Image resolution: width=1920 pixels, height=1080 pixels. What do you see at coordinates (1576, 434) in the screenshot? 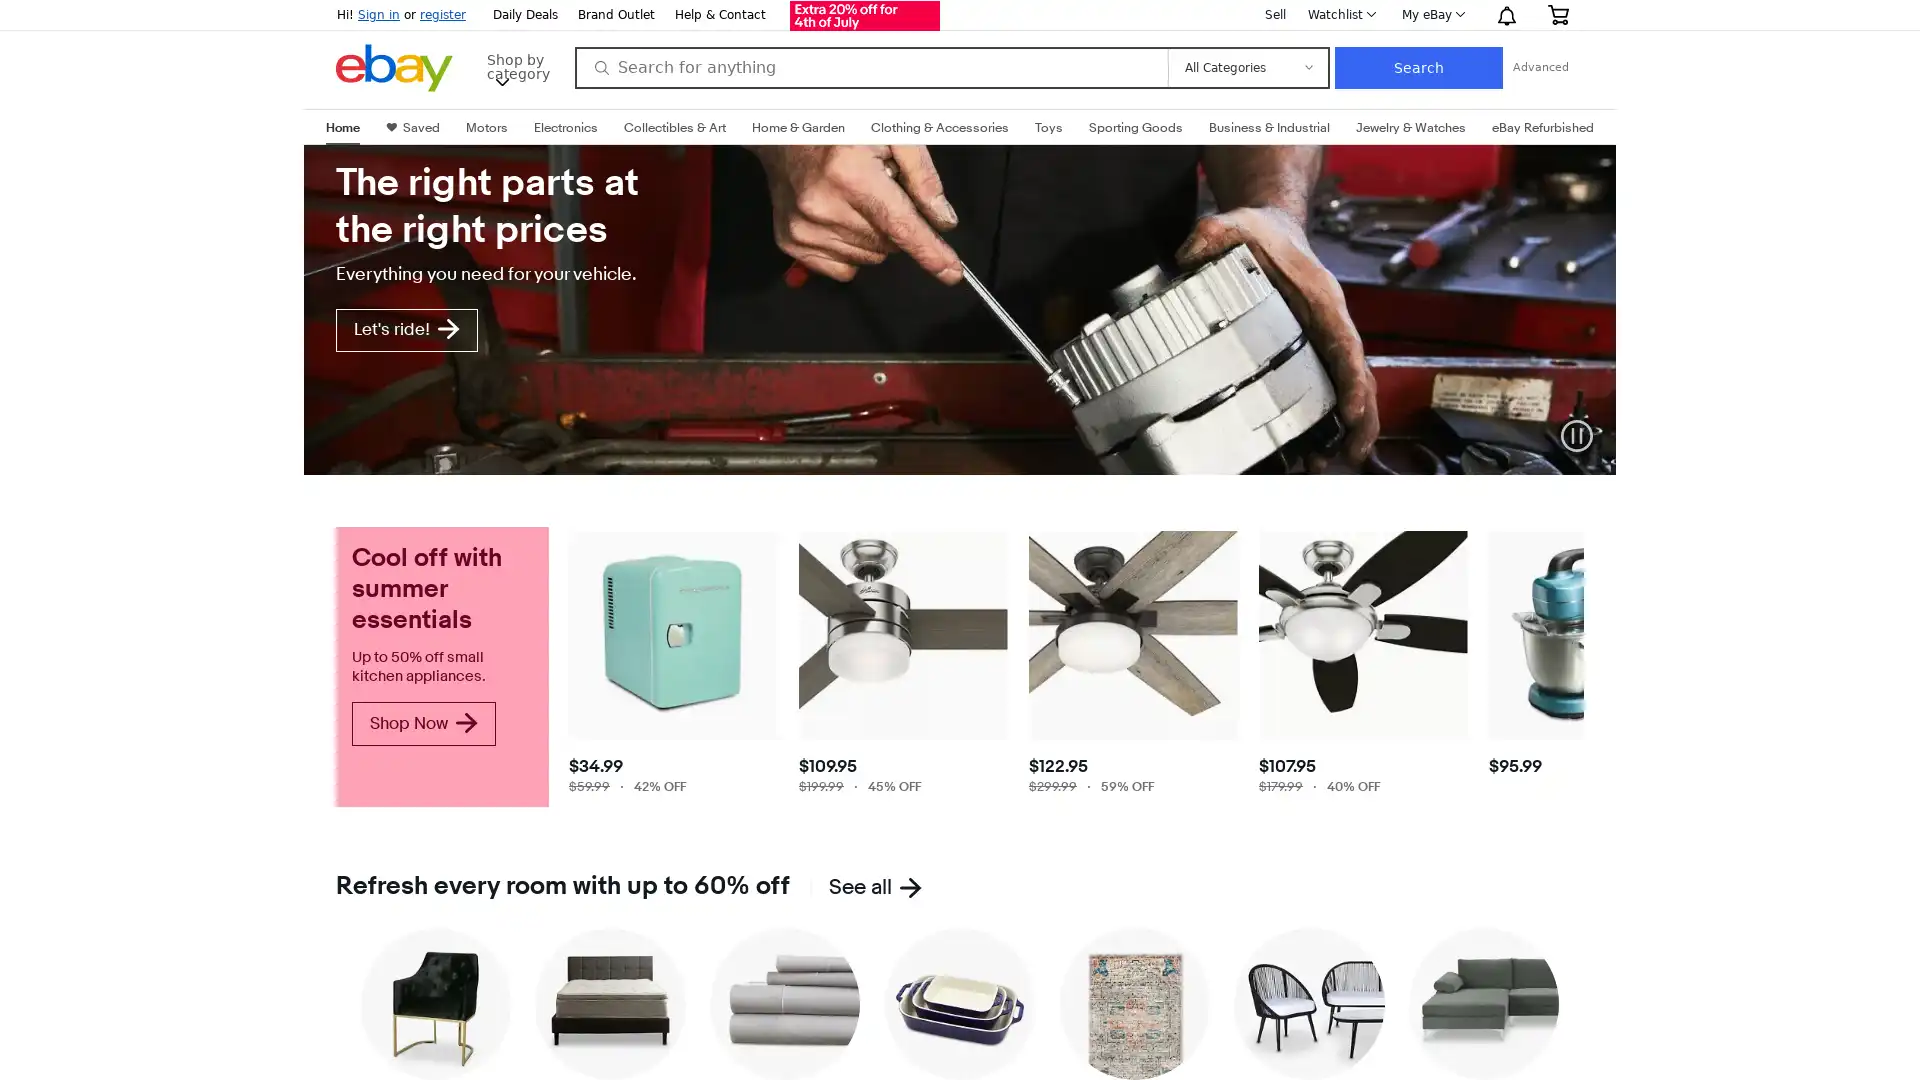
I see `Pause Banner Carousel` at bounding box center [1576, 434].